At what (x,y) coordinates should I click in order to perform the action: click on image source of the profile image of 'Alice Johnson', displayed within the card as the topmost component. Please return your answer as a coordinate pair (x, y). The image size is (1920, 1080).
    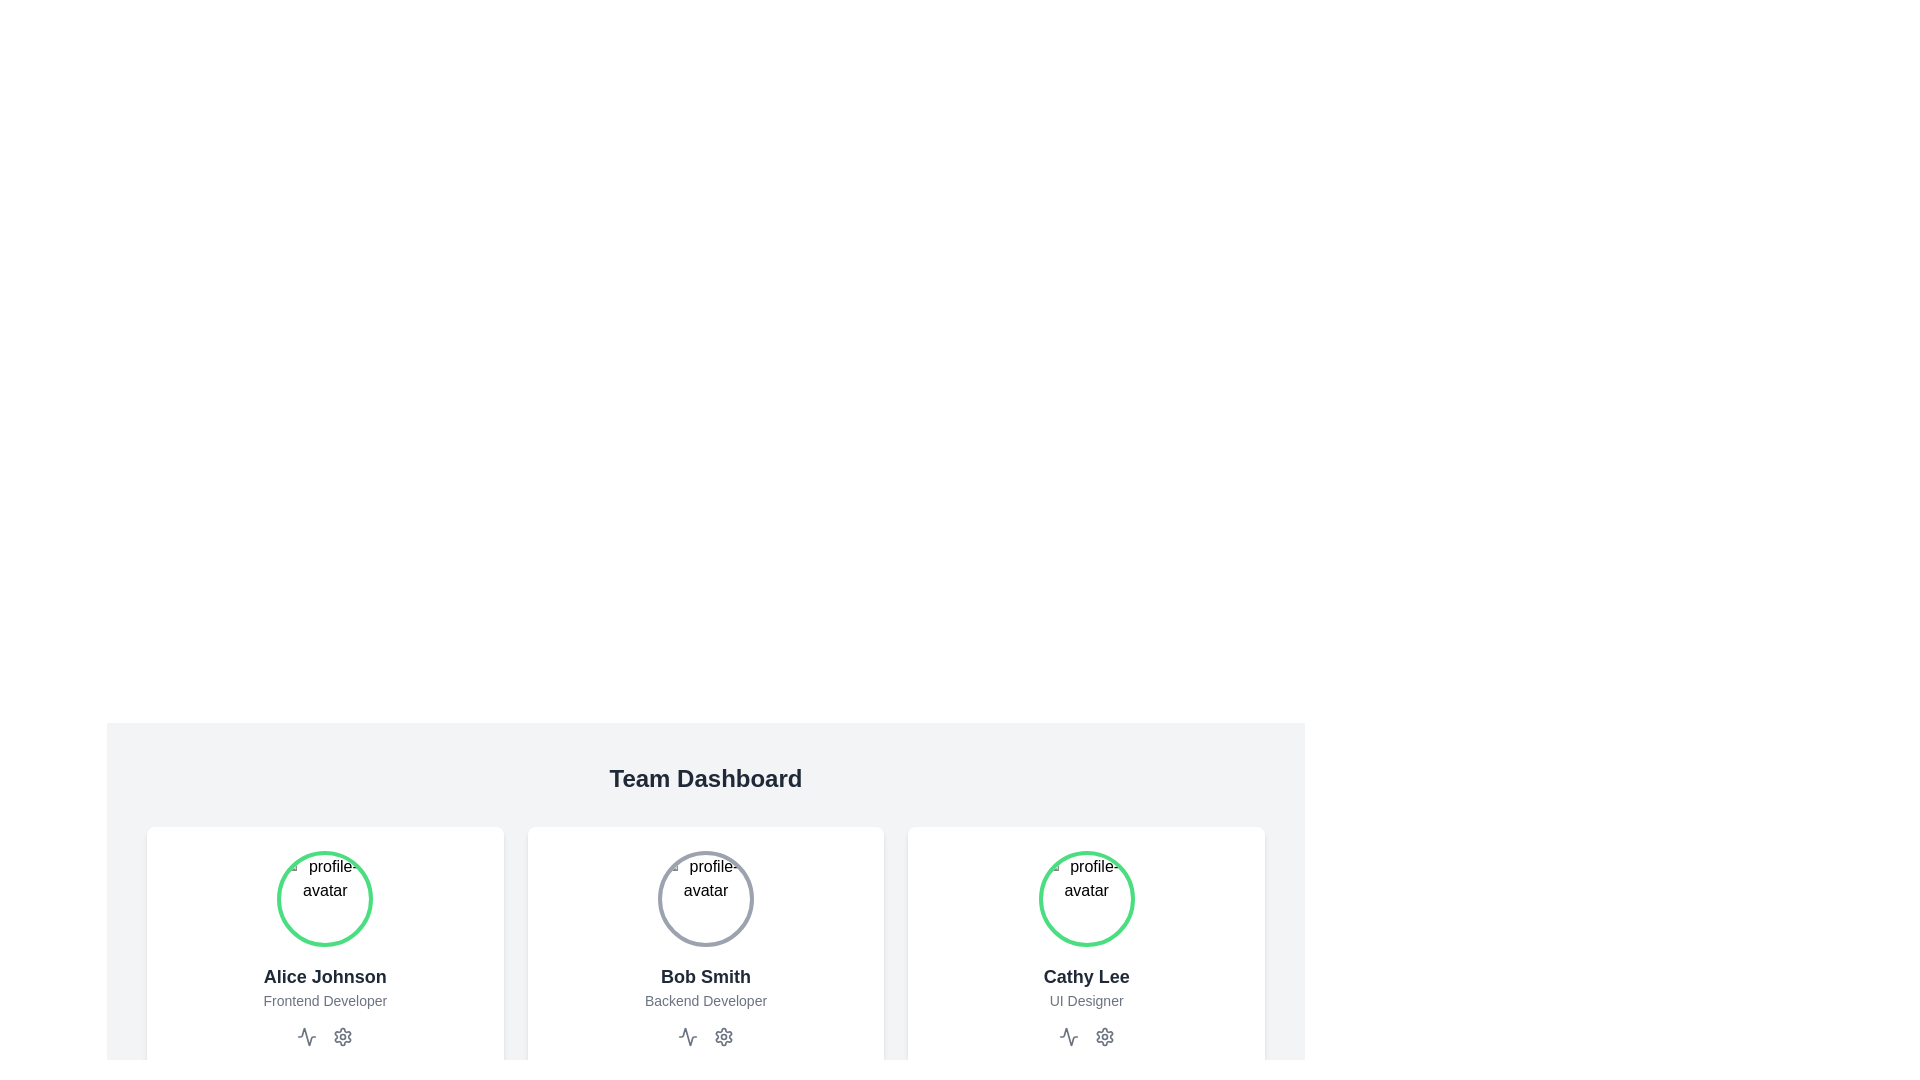
    Looking at the image, I should click on (325, 897).